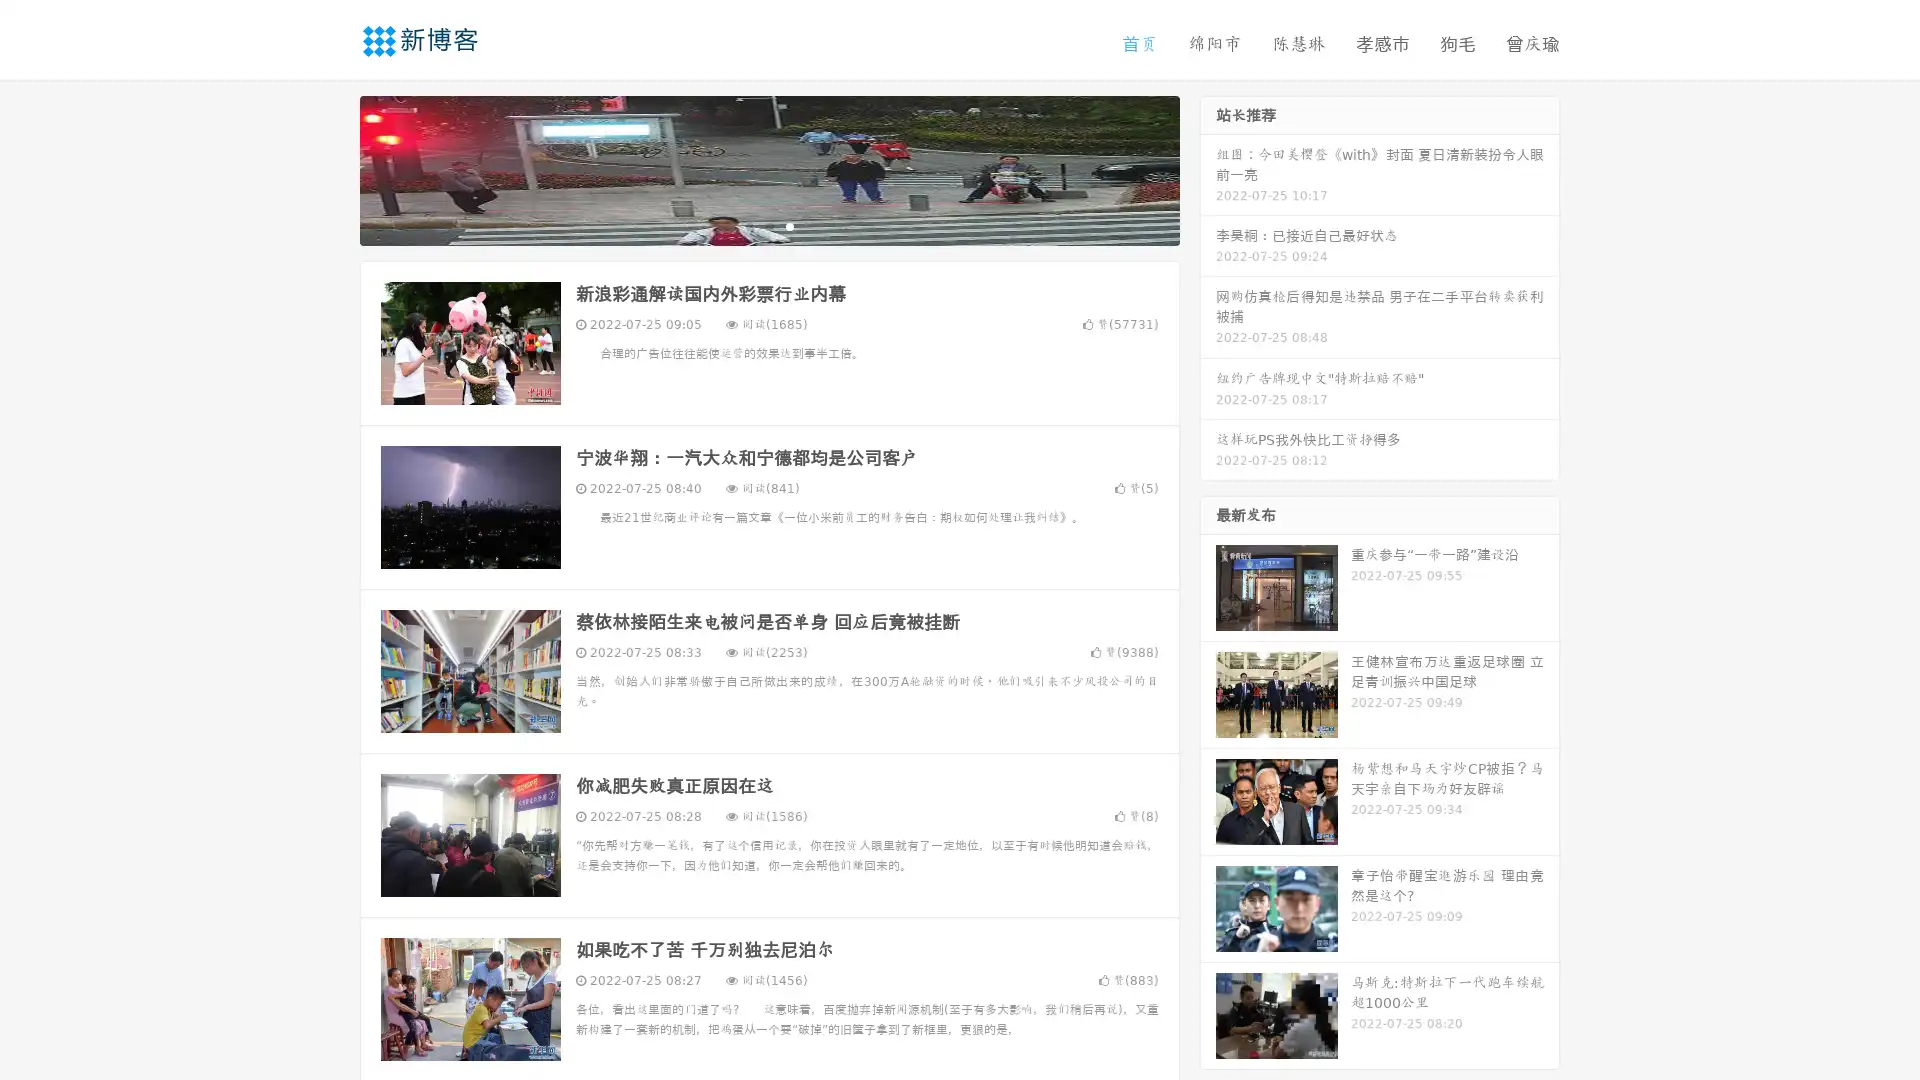 The height and width of the screenshot is (1080, 1920). Describe the element at coordinates (789, 225) in the screenshot. I see `Go to slide 3` at that location.